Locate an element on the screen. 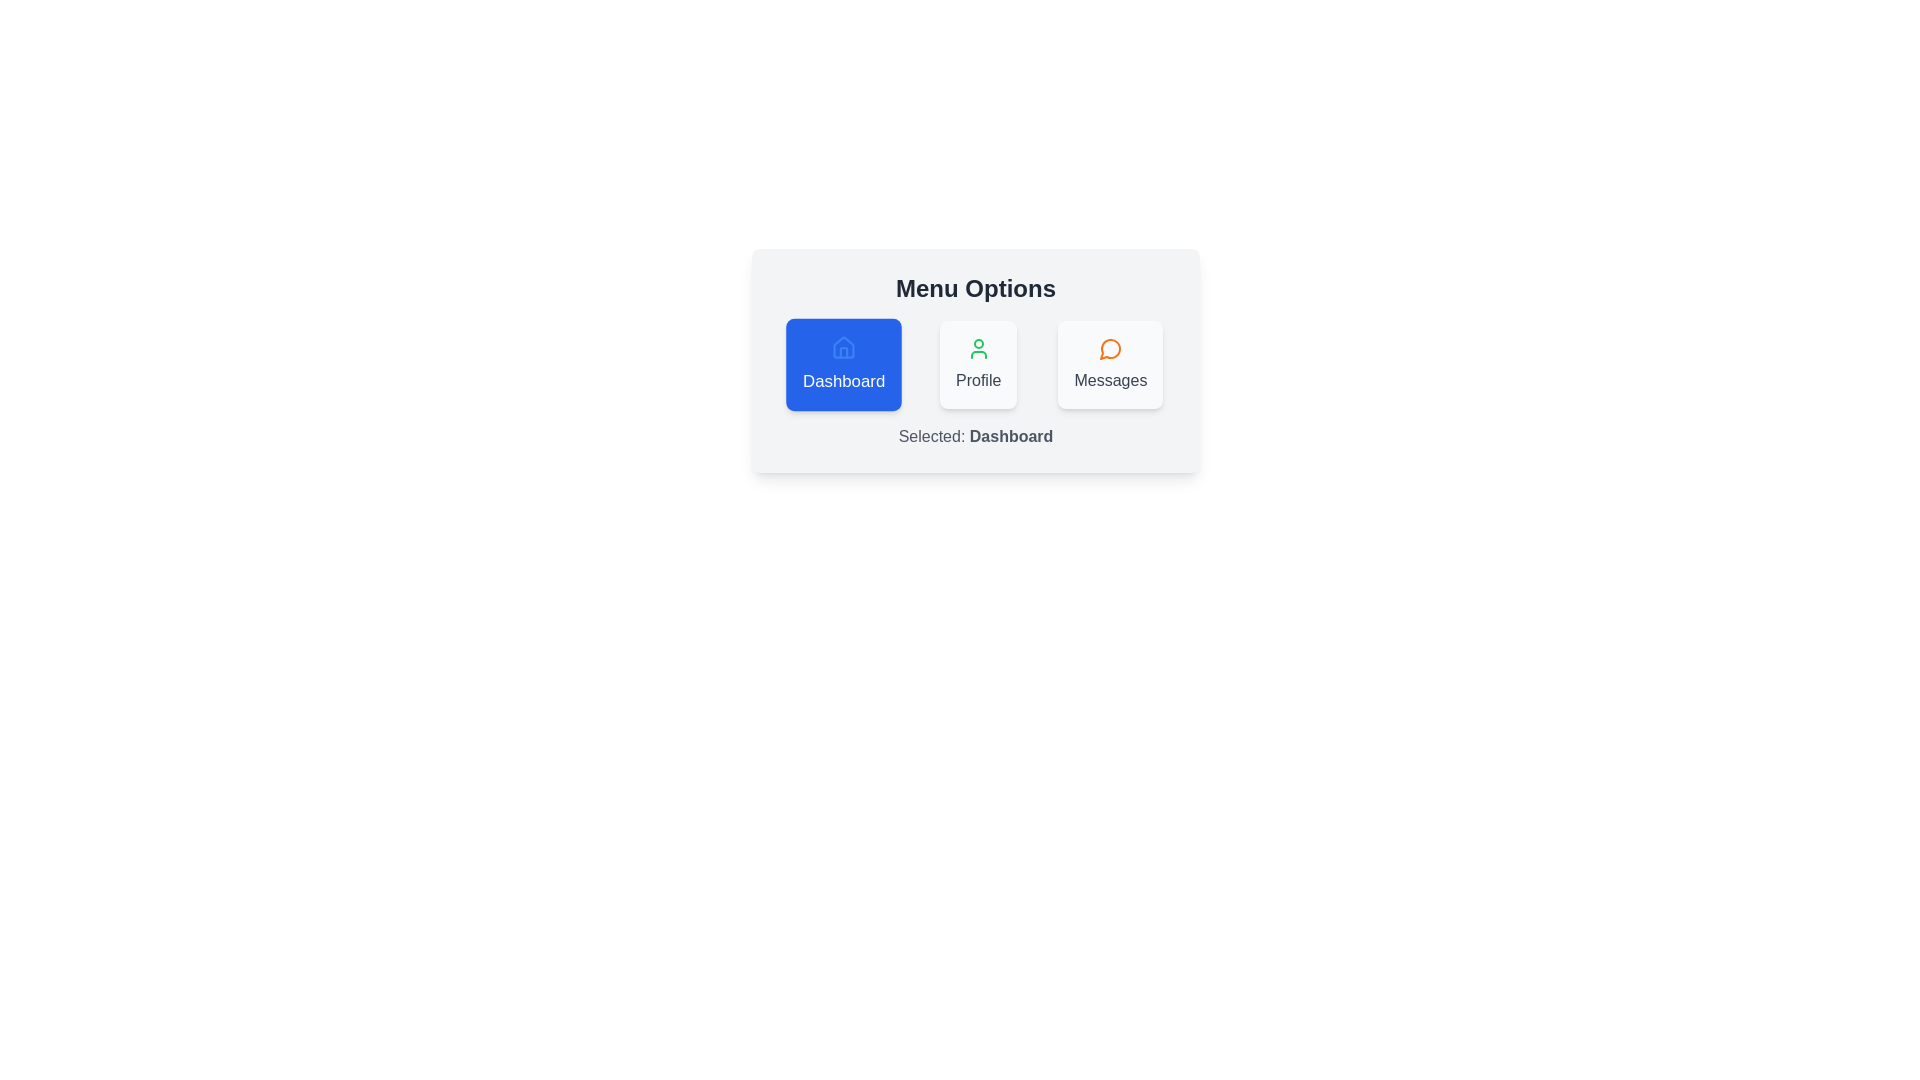 The width and height of the screenshot is (1920, 1080). the Profile chip to observe its hover effect is located at coordinates (978, 365).